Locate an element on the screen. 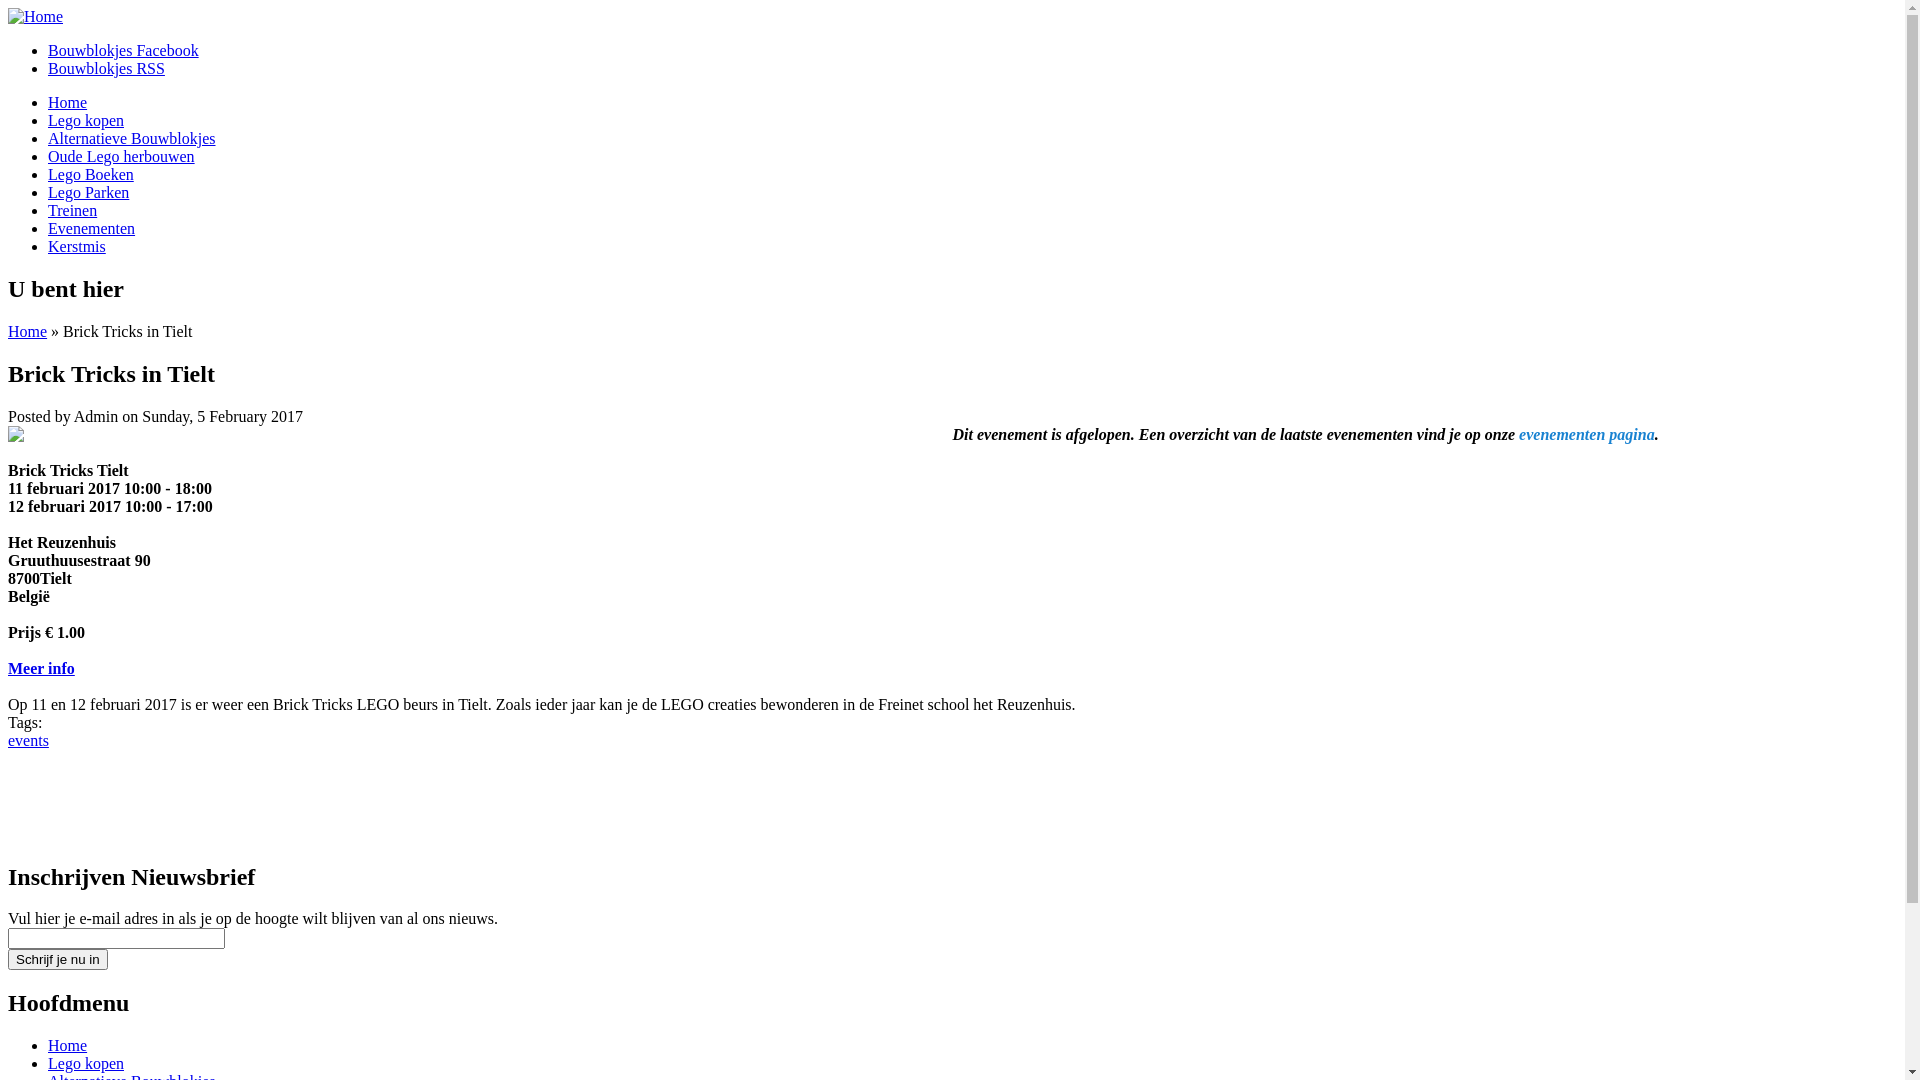  'events' is located at coordinates (28, 740).